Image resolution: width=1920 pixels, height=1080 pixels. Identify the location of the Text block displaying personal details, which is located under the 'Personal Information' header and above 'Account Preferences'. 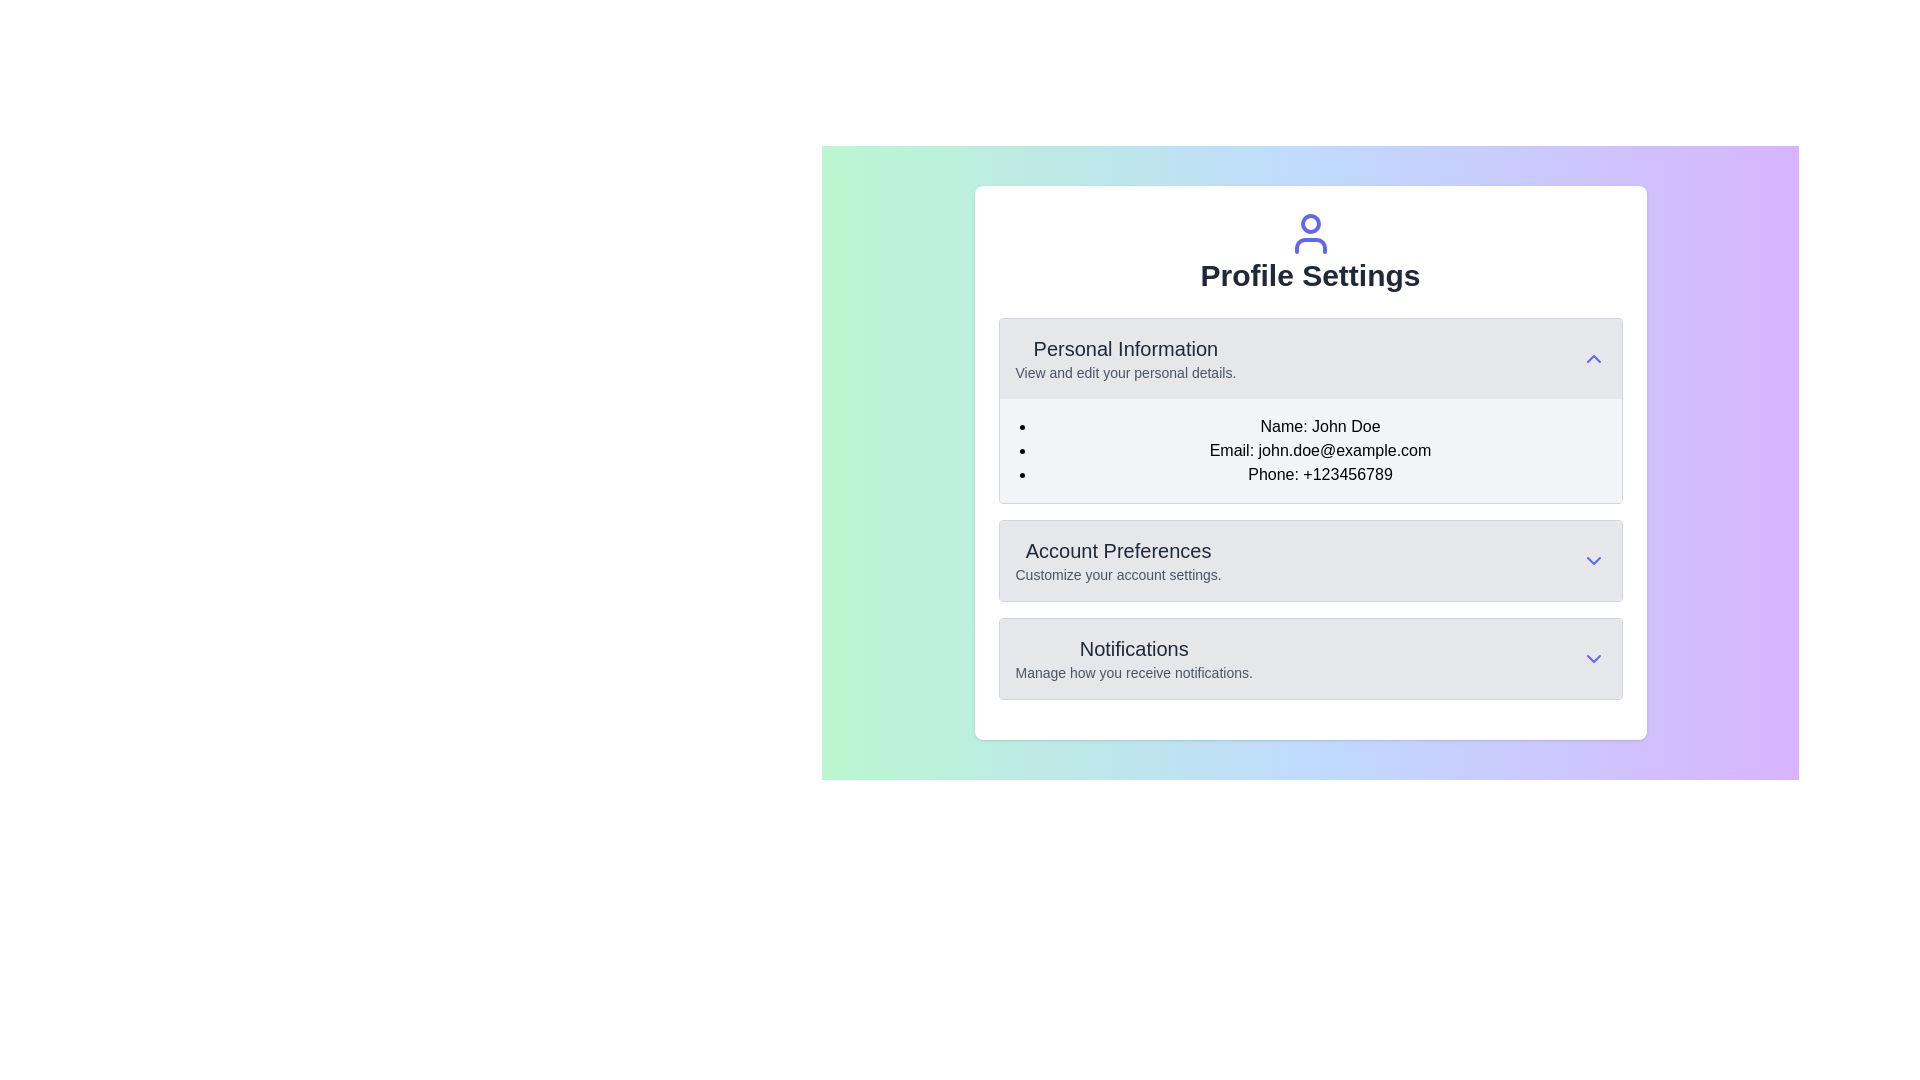
(1310, 451).